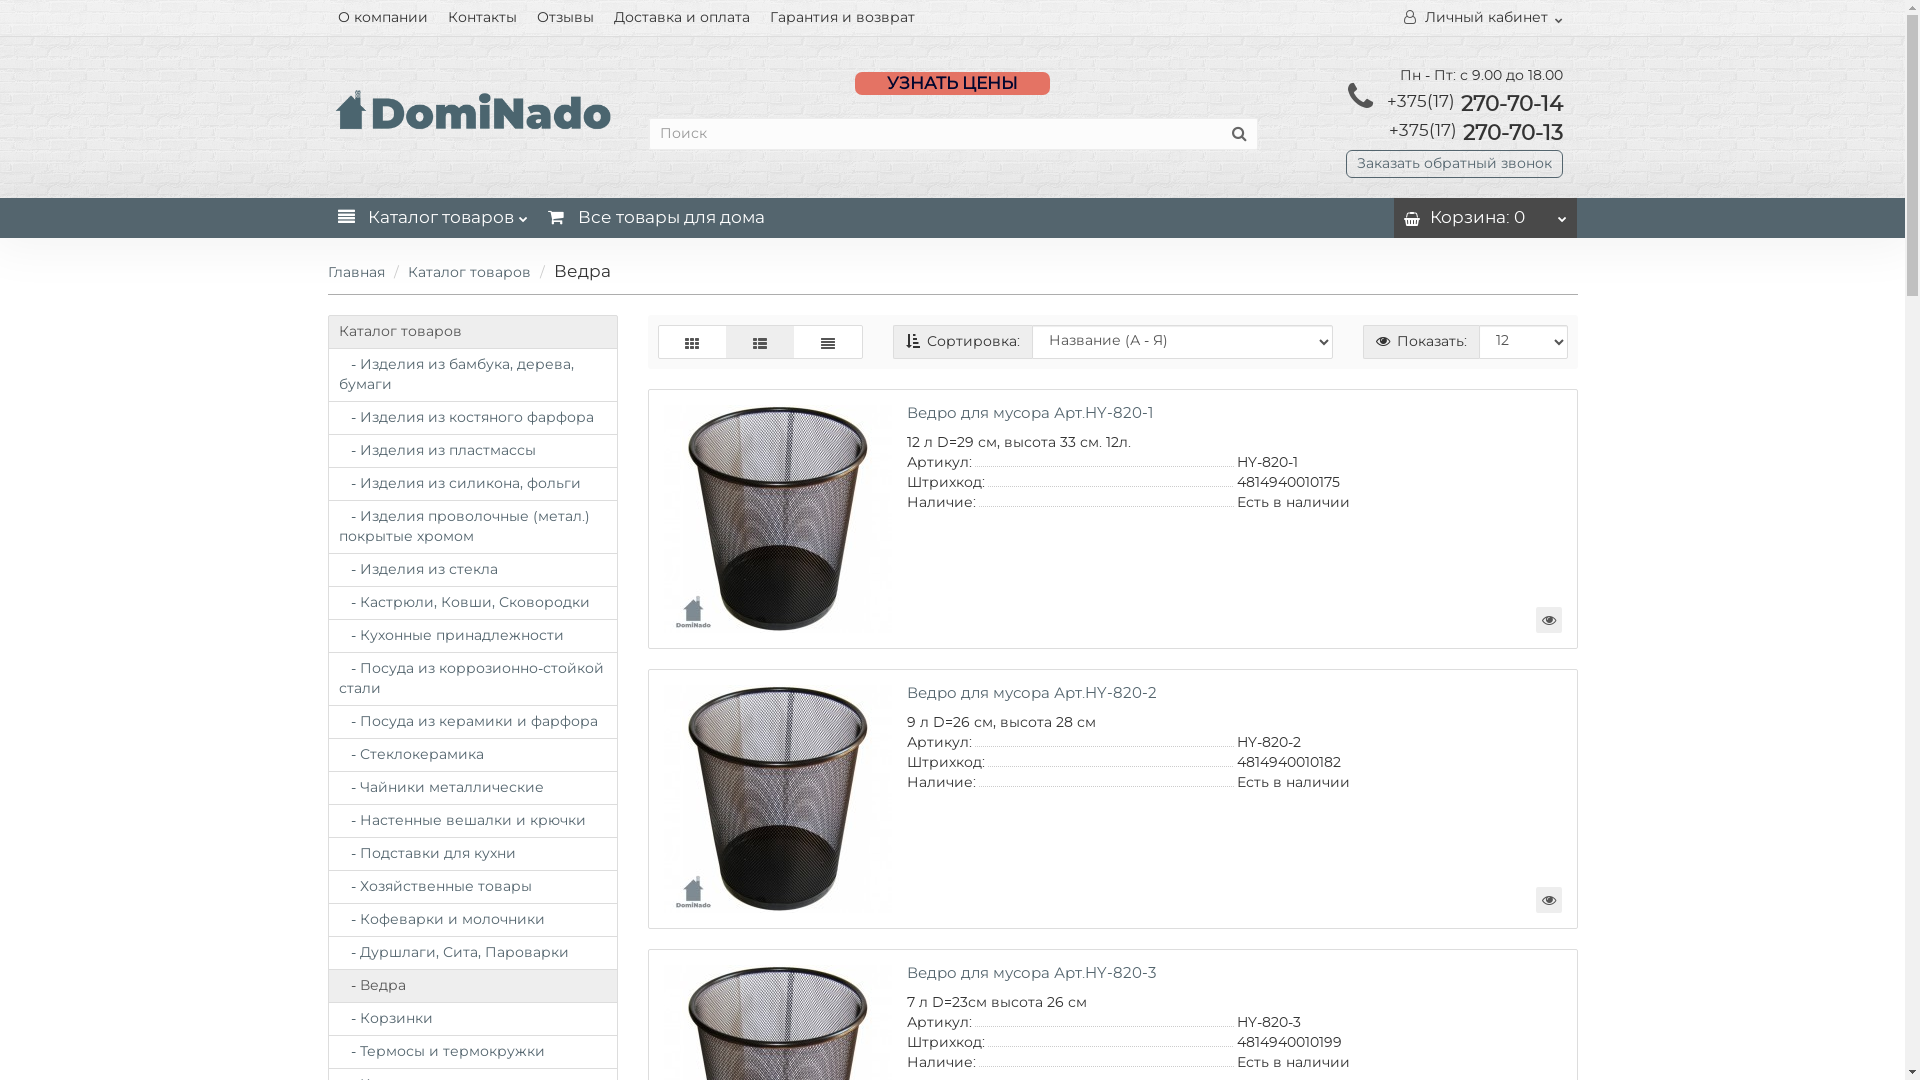 This screenshot has height=1080, width=1920. What do you see at coordinates (472, 108) in the screenshot?
I see `'rosprodukt.by'` at bounding box center [472, 108].